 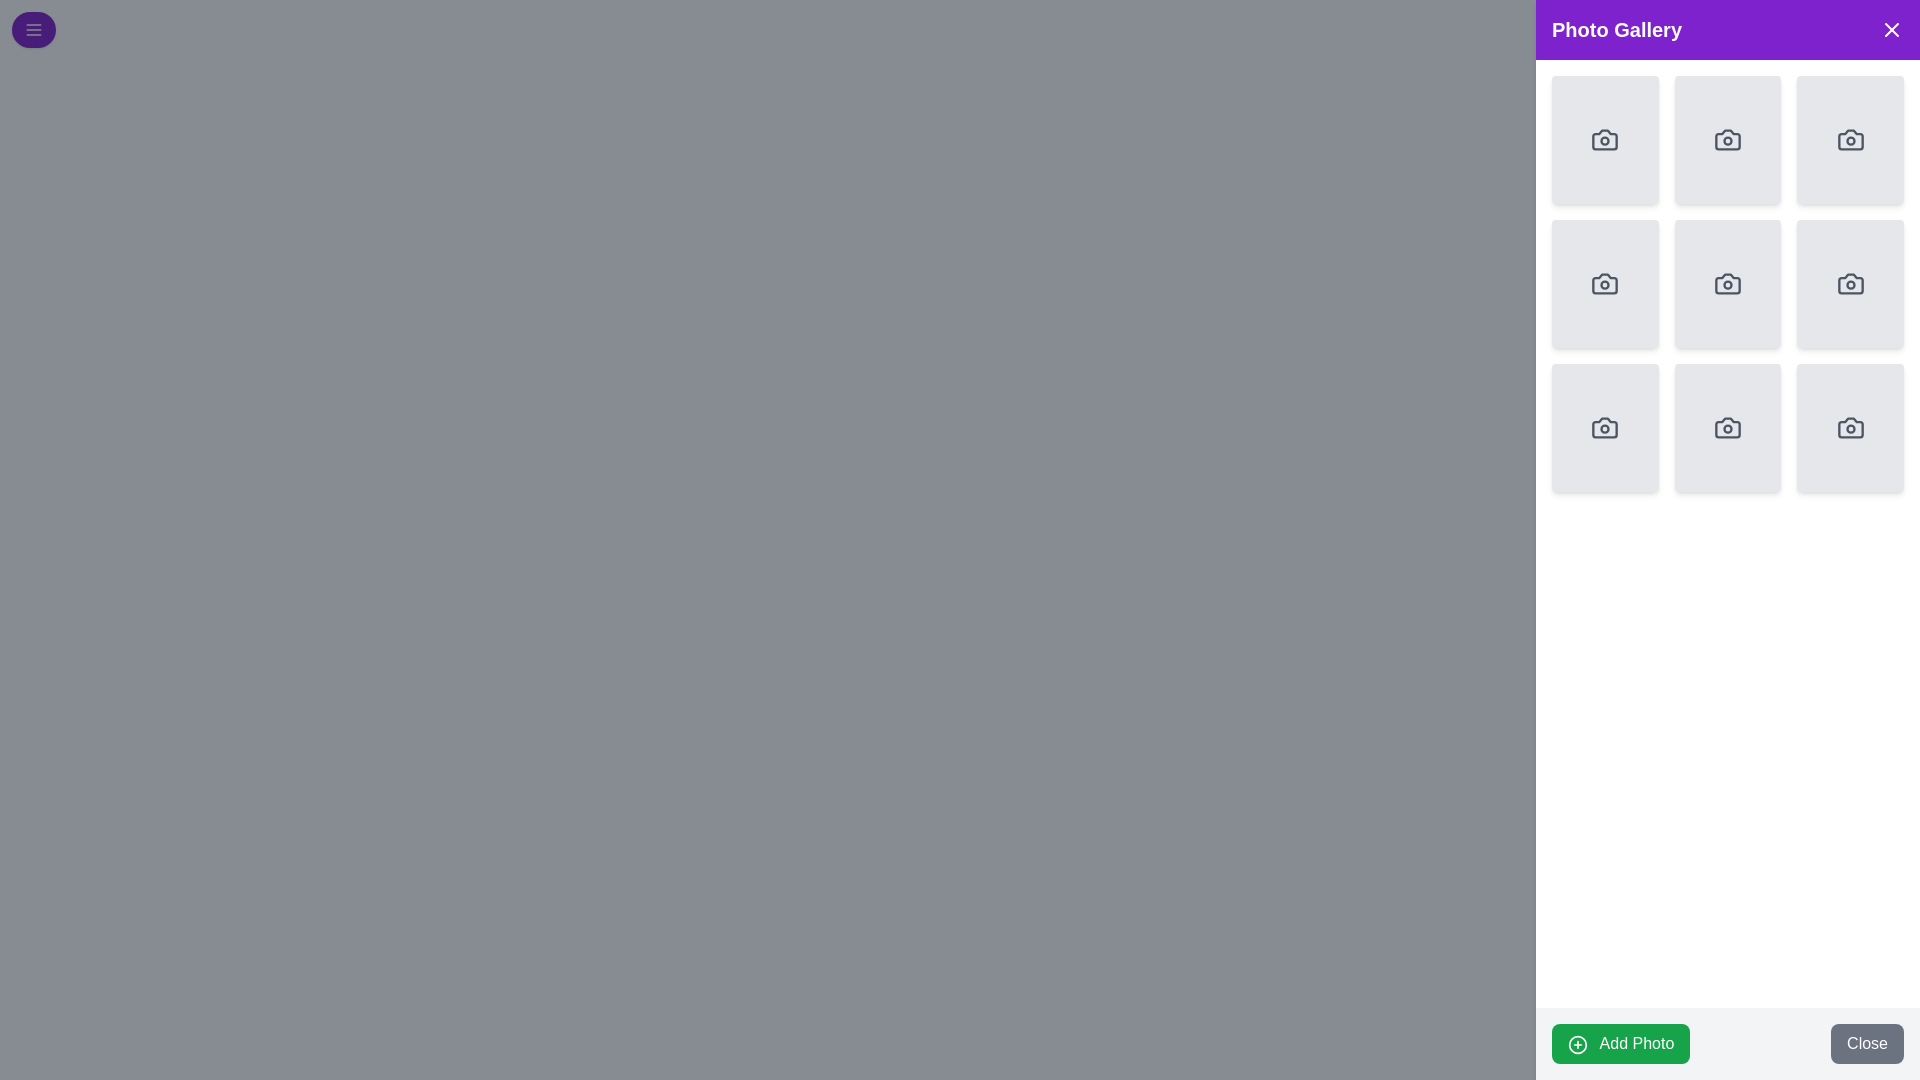 What do you see at coordinates (1727, 284) in the screenshot?
I see `the photo upload icon located in the center cell of the 3x3 grid in the 'Photo Gallery' panel` at bounding box center [1727, 284].